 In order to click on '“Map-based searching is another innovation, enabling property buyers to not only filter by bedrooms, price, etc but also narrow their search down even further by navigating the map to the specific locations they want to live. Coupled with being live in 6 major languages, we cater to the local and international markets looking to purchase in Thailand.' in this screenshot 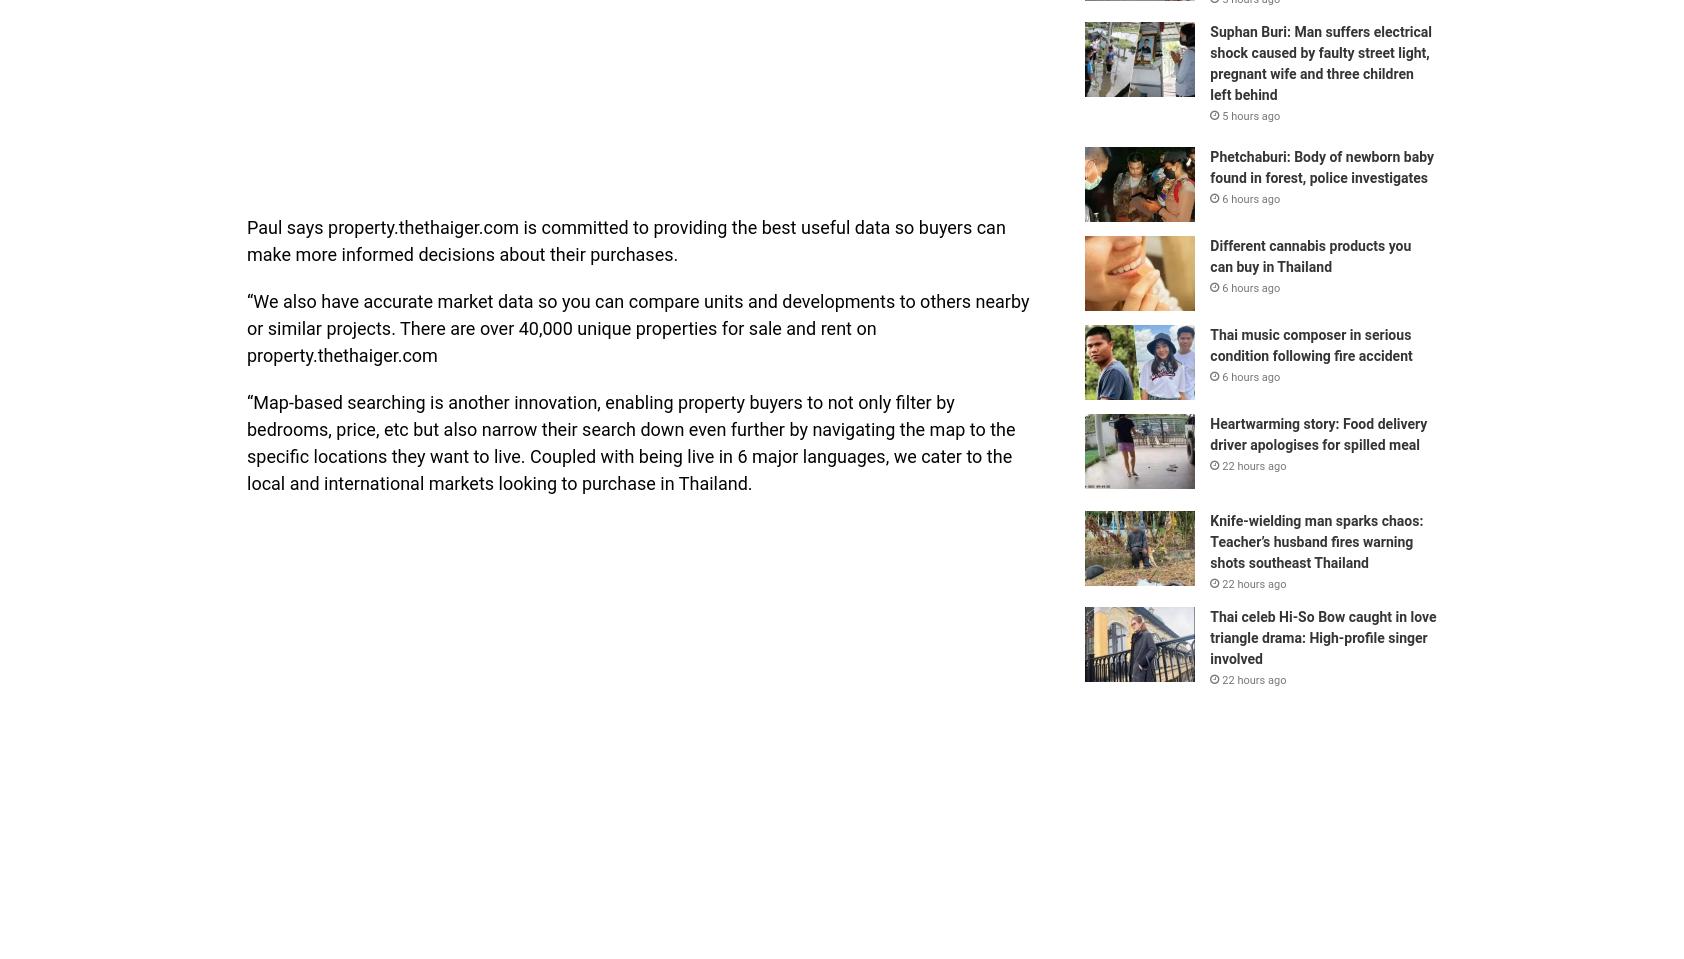, I will do `click(629, 441)`.